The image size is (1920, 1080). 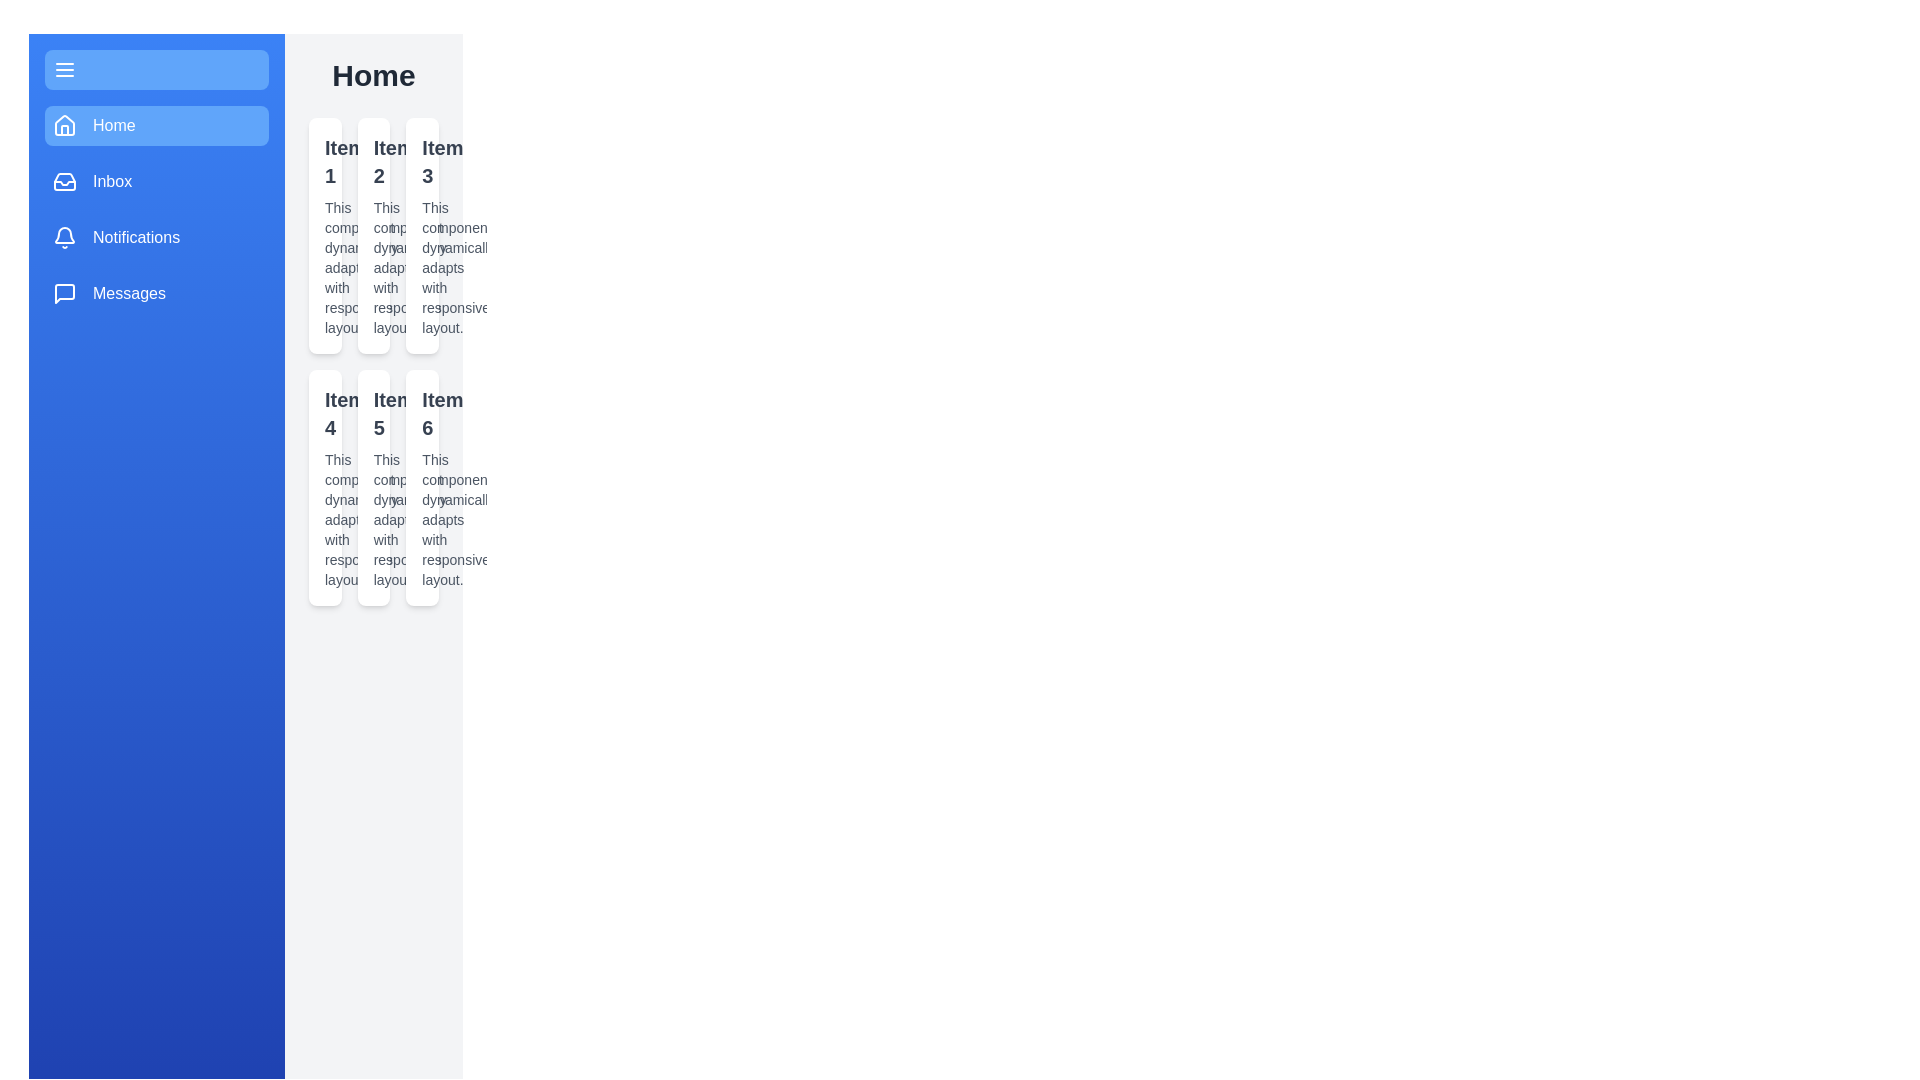 What do you see at coordinates (65, 293) in the screenshot?
I see `the 'Messages' icon in the vertical navigation menu` at bounding box center [65, 293].